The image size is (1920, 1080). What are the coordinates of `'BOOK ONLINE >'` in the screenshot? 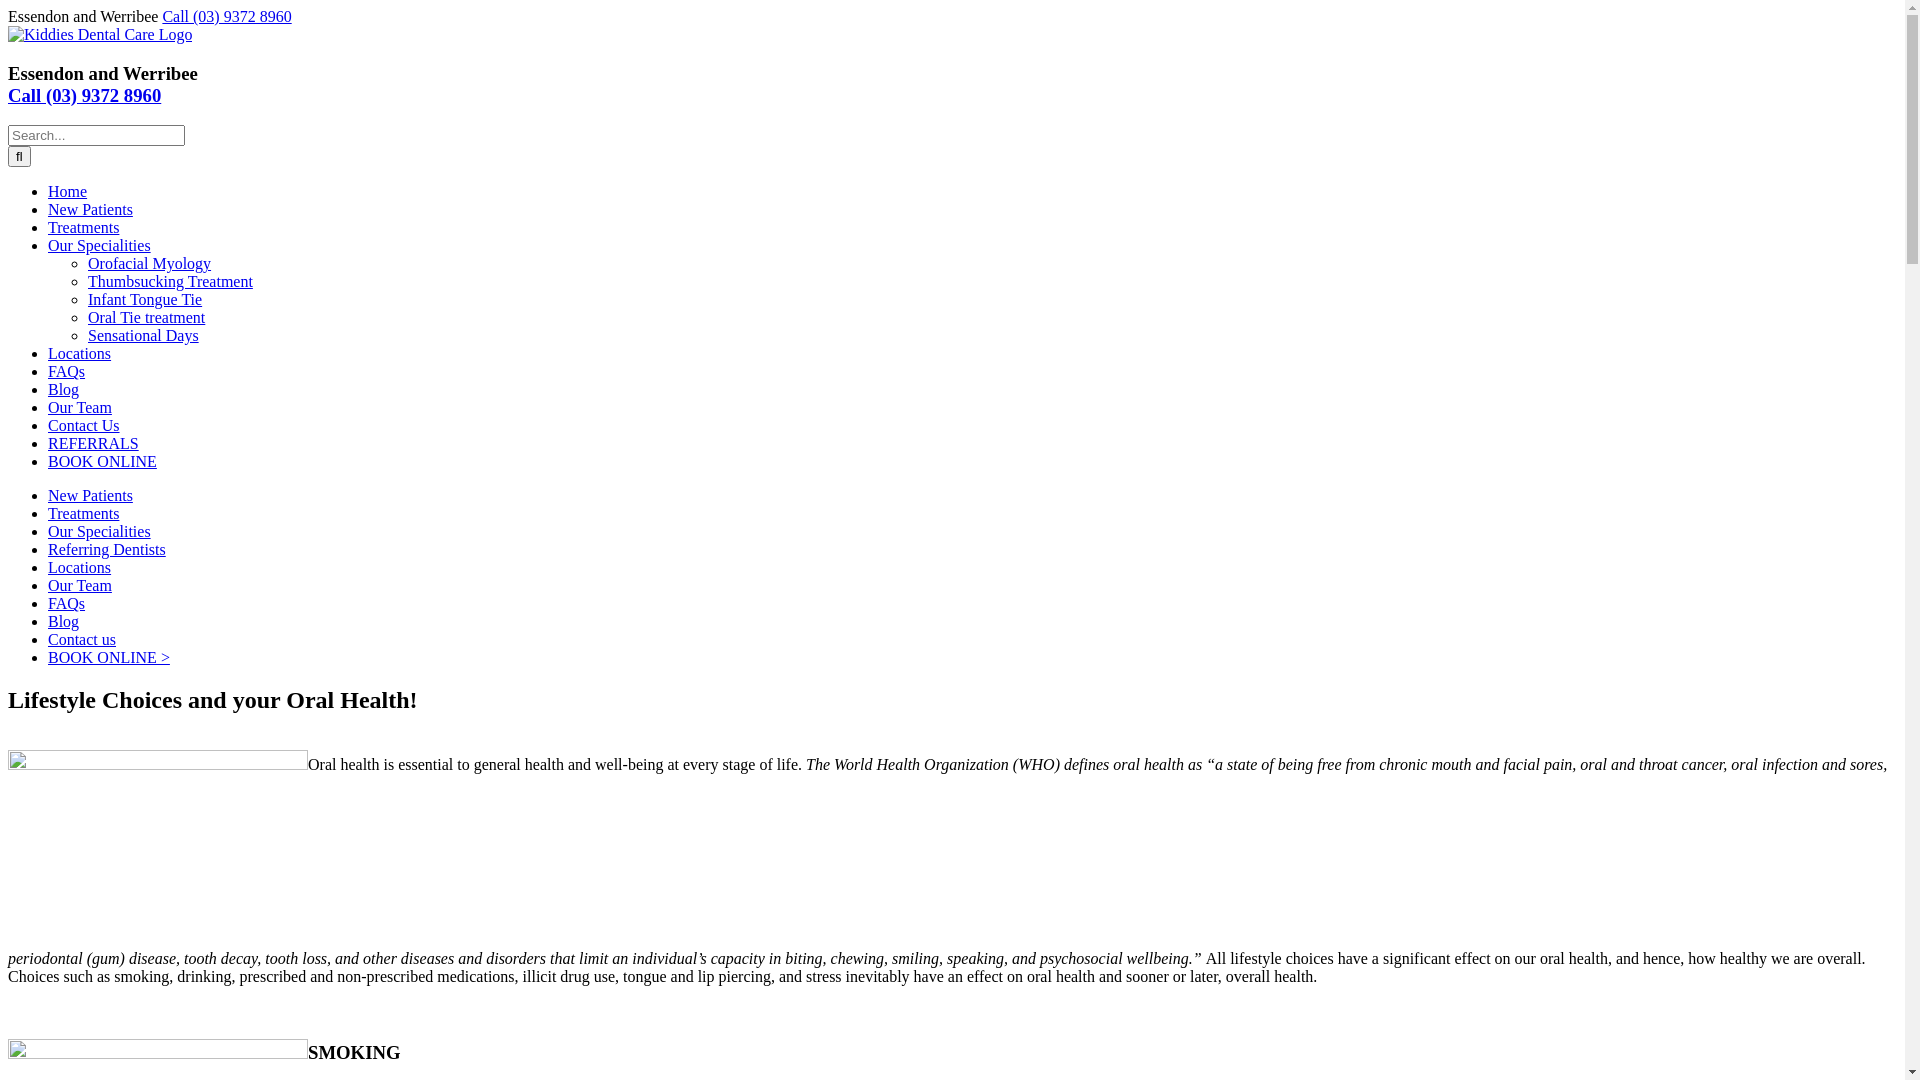 It's located at (48, 657).